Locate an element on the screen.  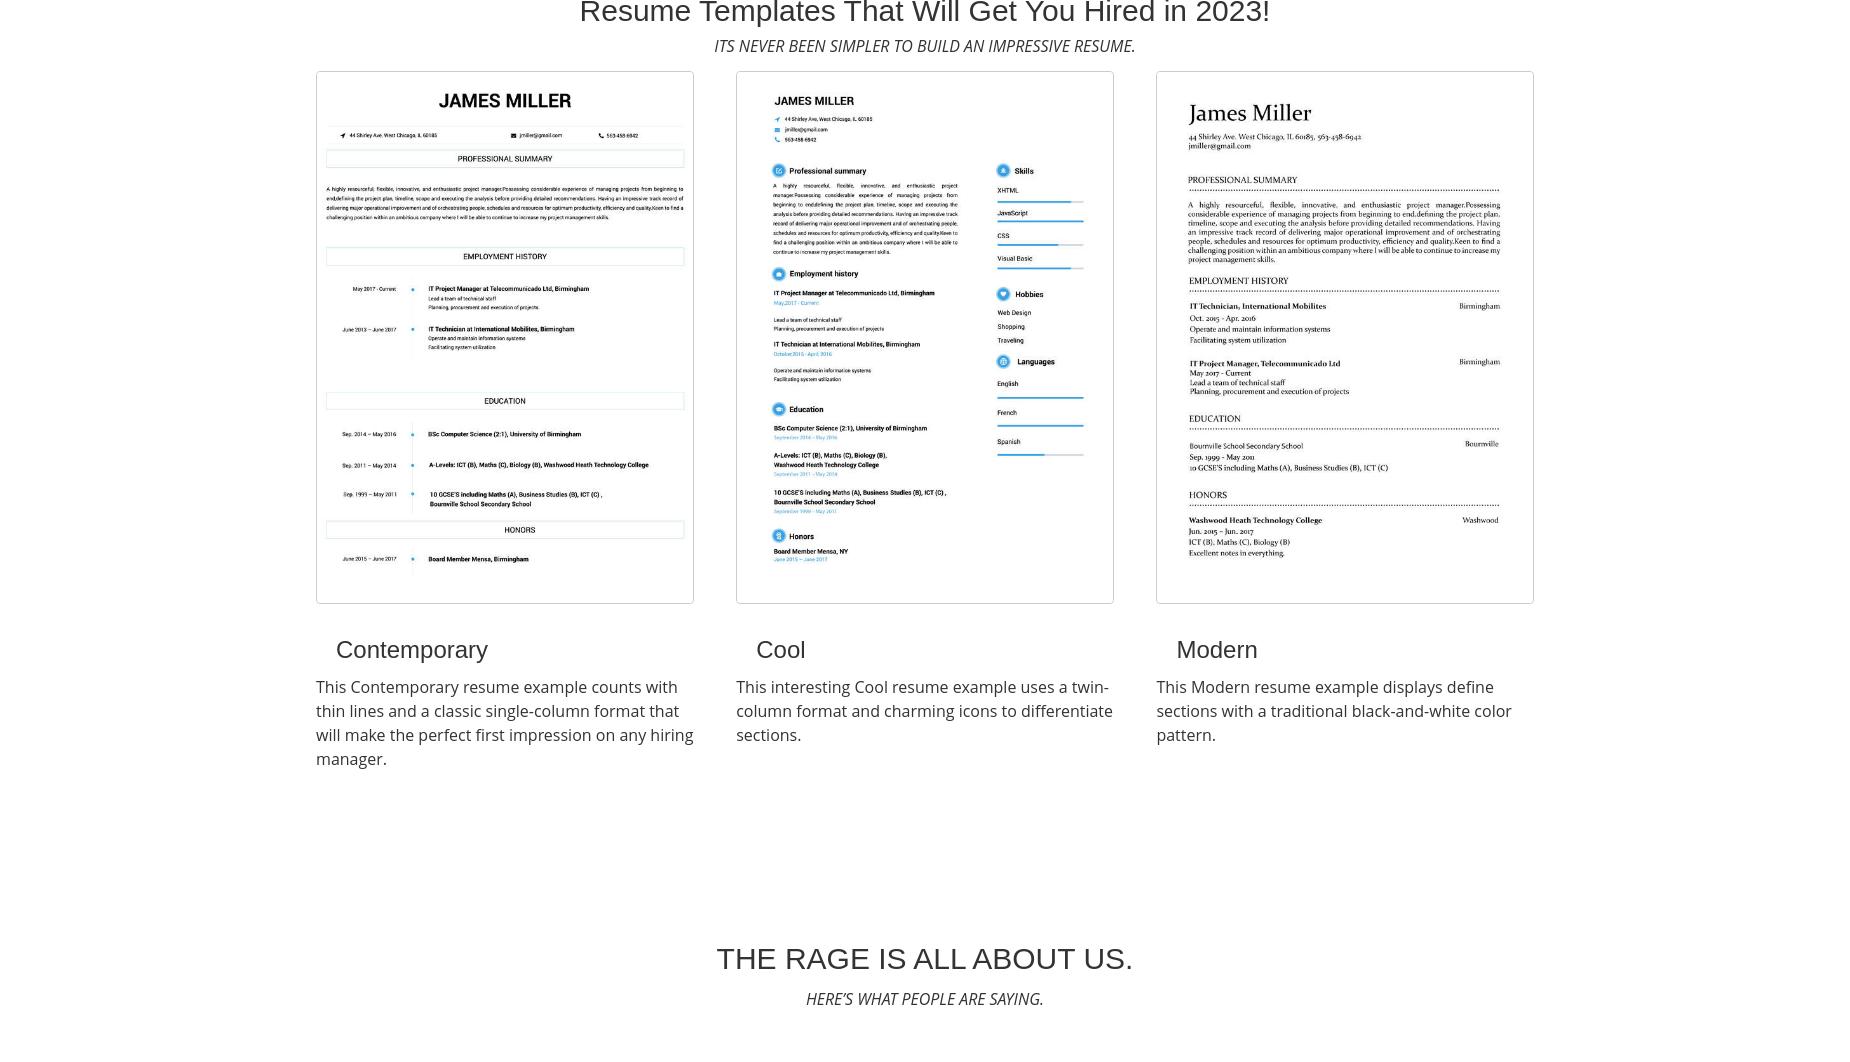
'Cool' is located at coordinates (780, 649).